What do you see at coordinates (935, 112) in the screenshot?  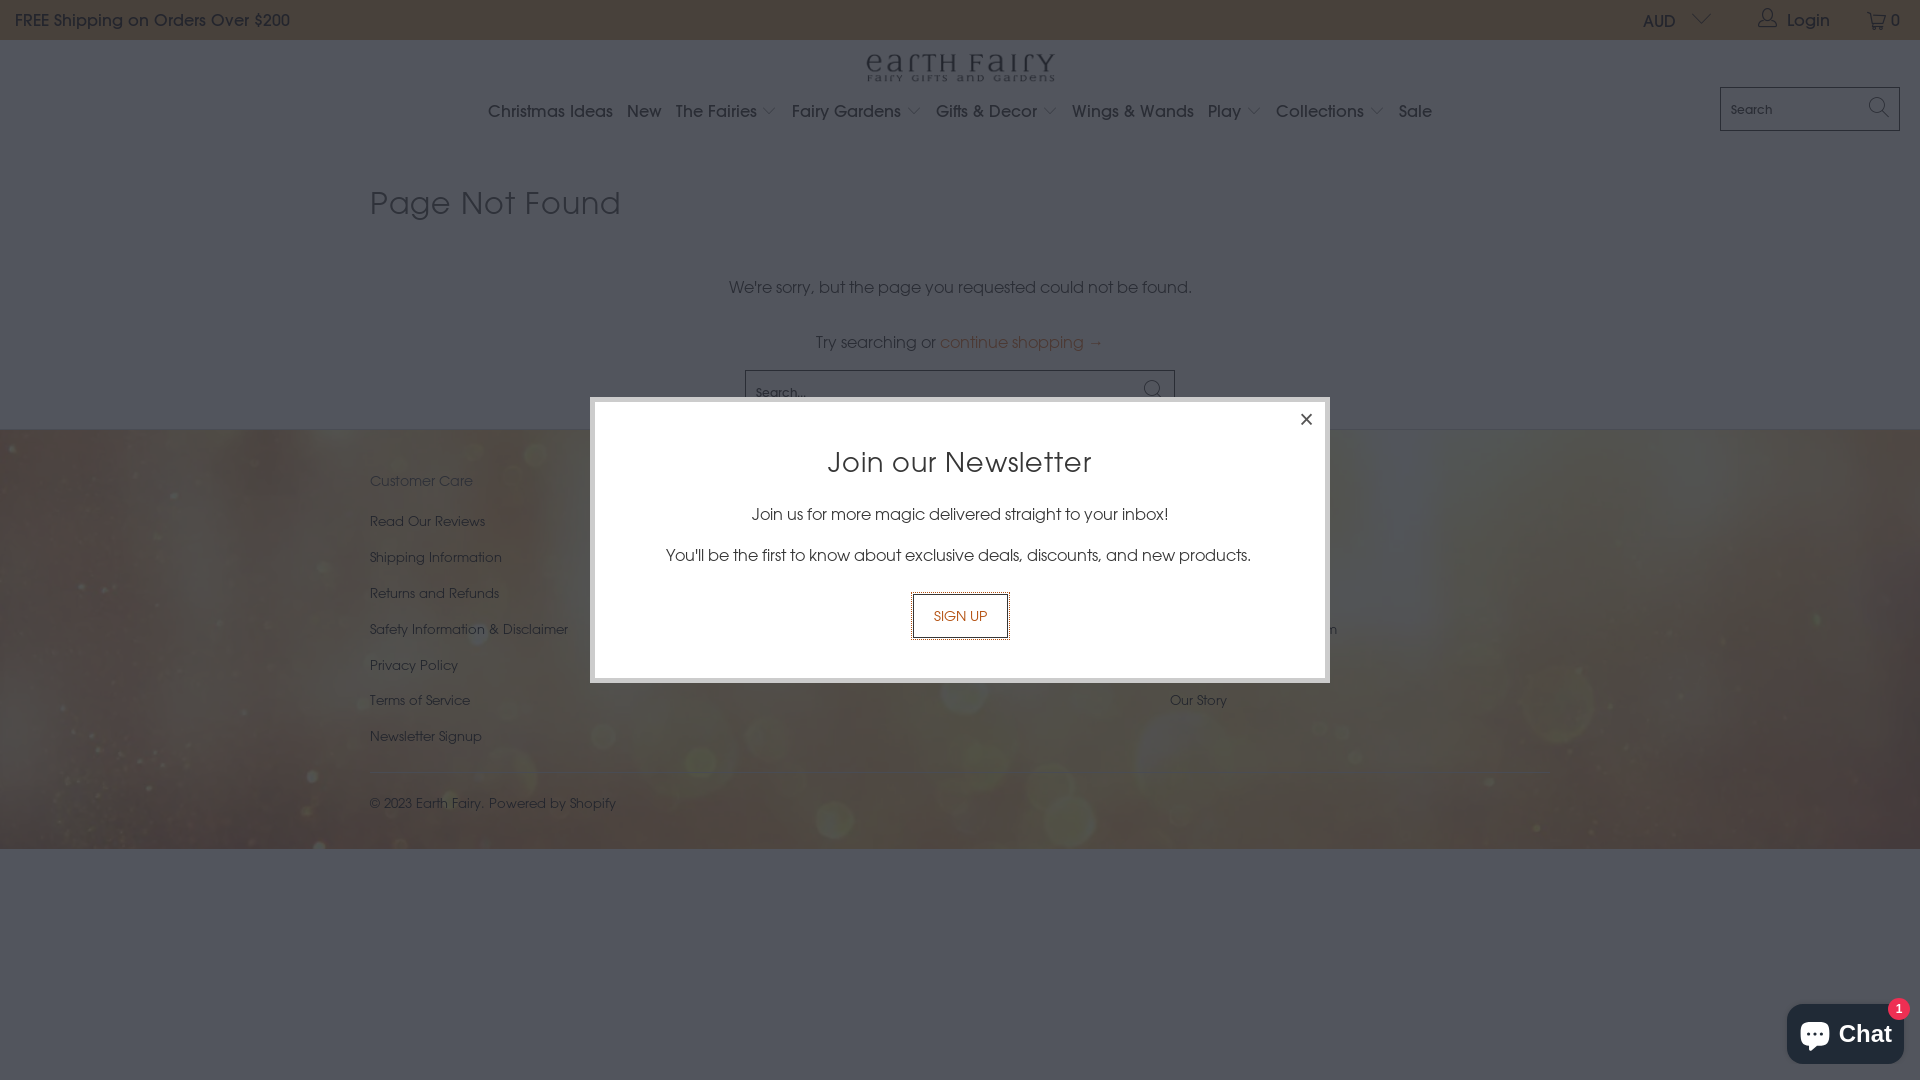 I see `'Gifts & Decor'` at bounding box center [935, 112].